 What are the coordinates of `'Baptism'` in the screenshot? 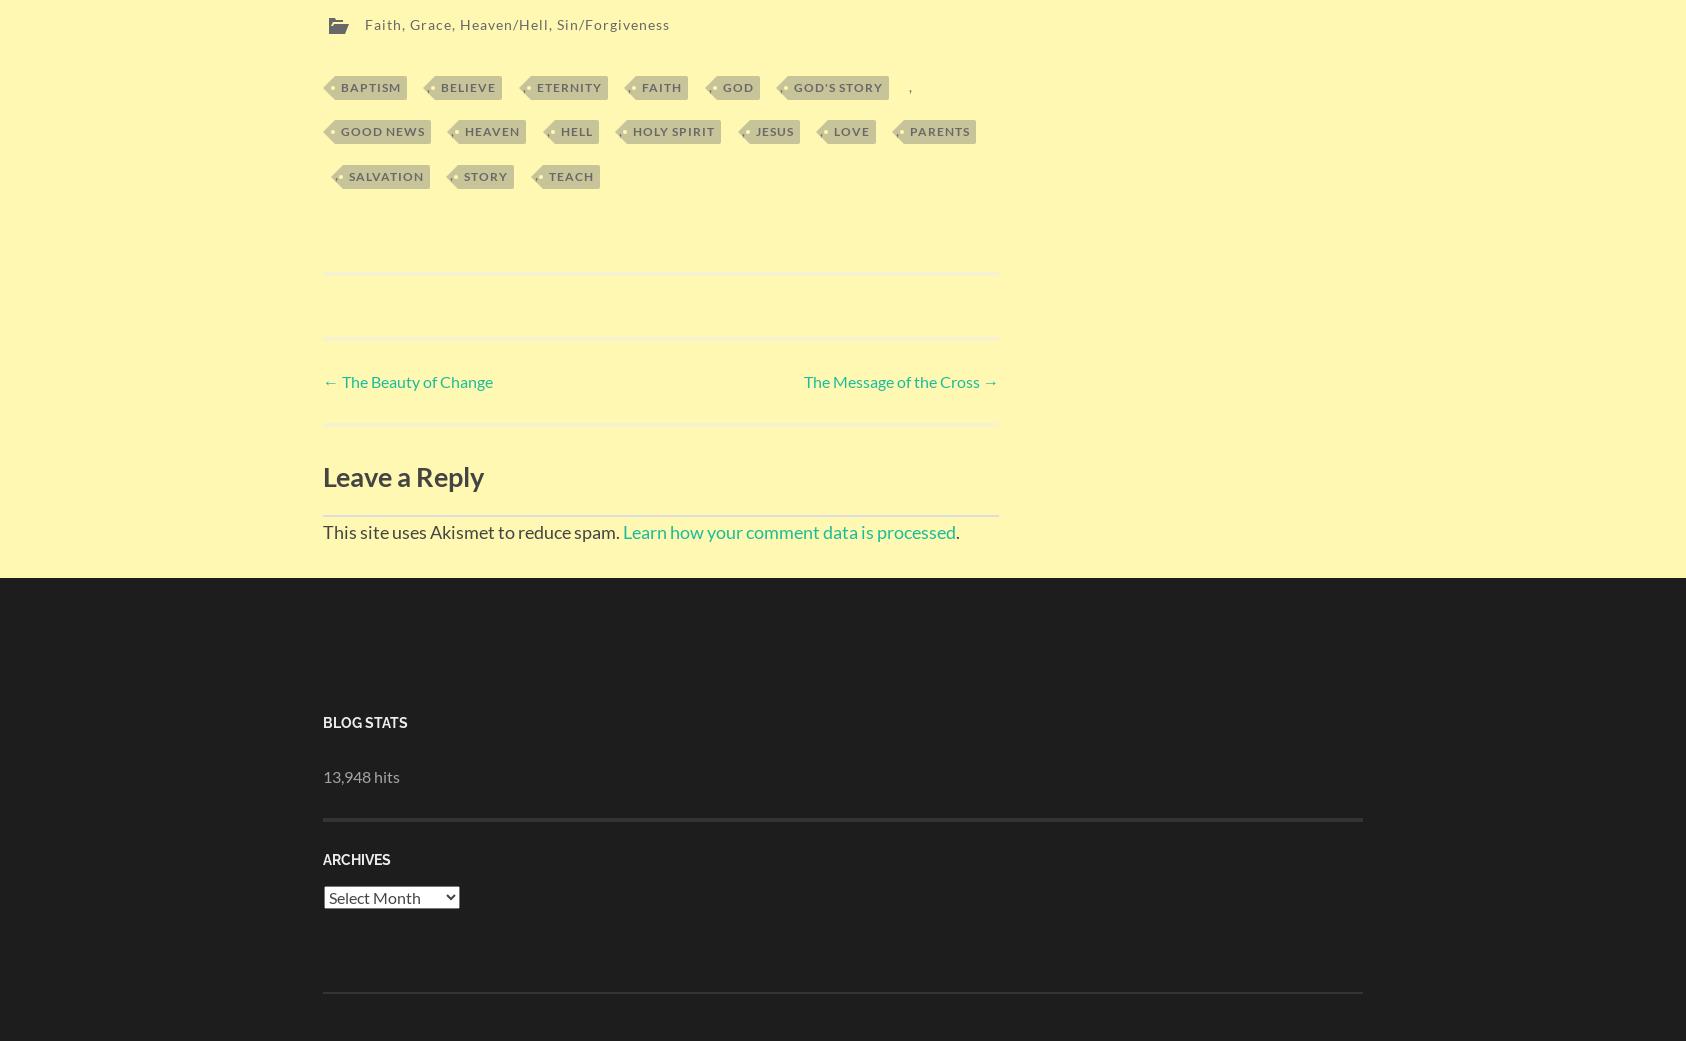 It's located at (369, 80).